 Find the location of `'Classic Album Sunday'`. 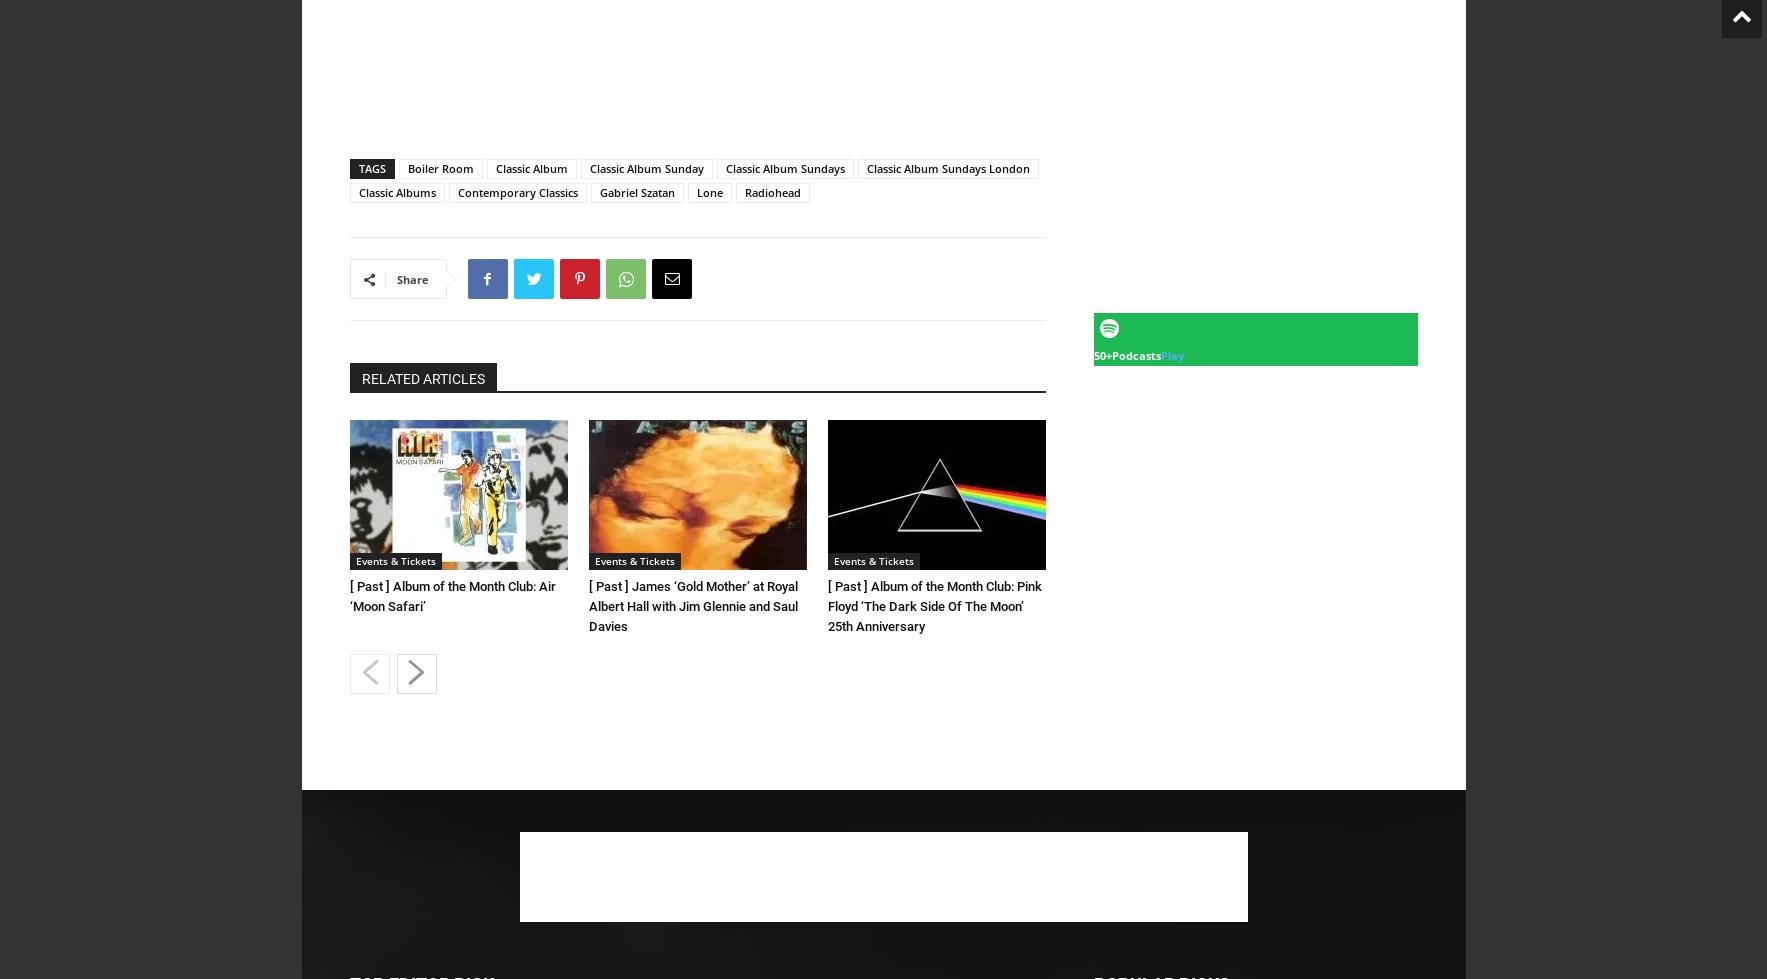

'Classic Album Sunday' is located at coordinates (588, 168).